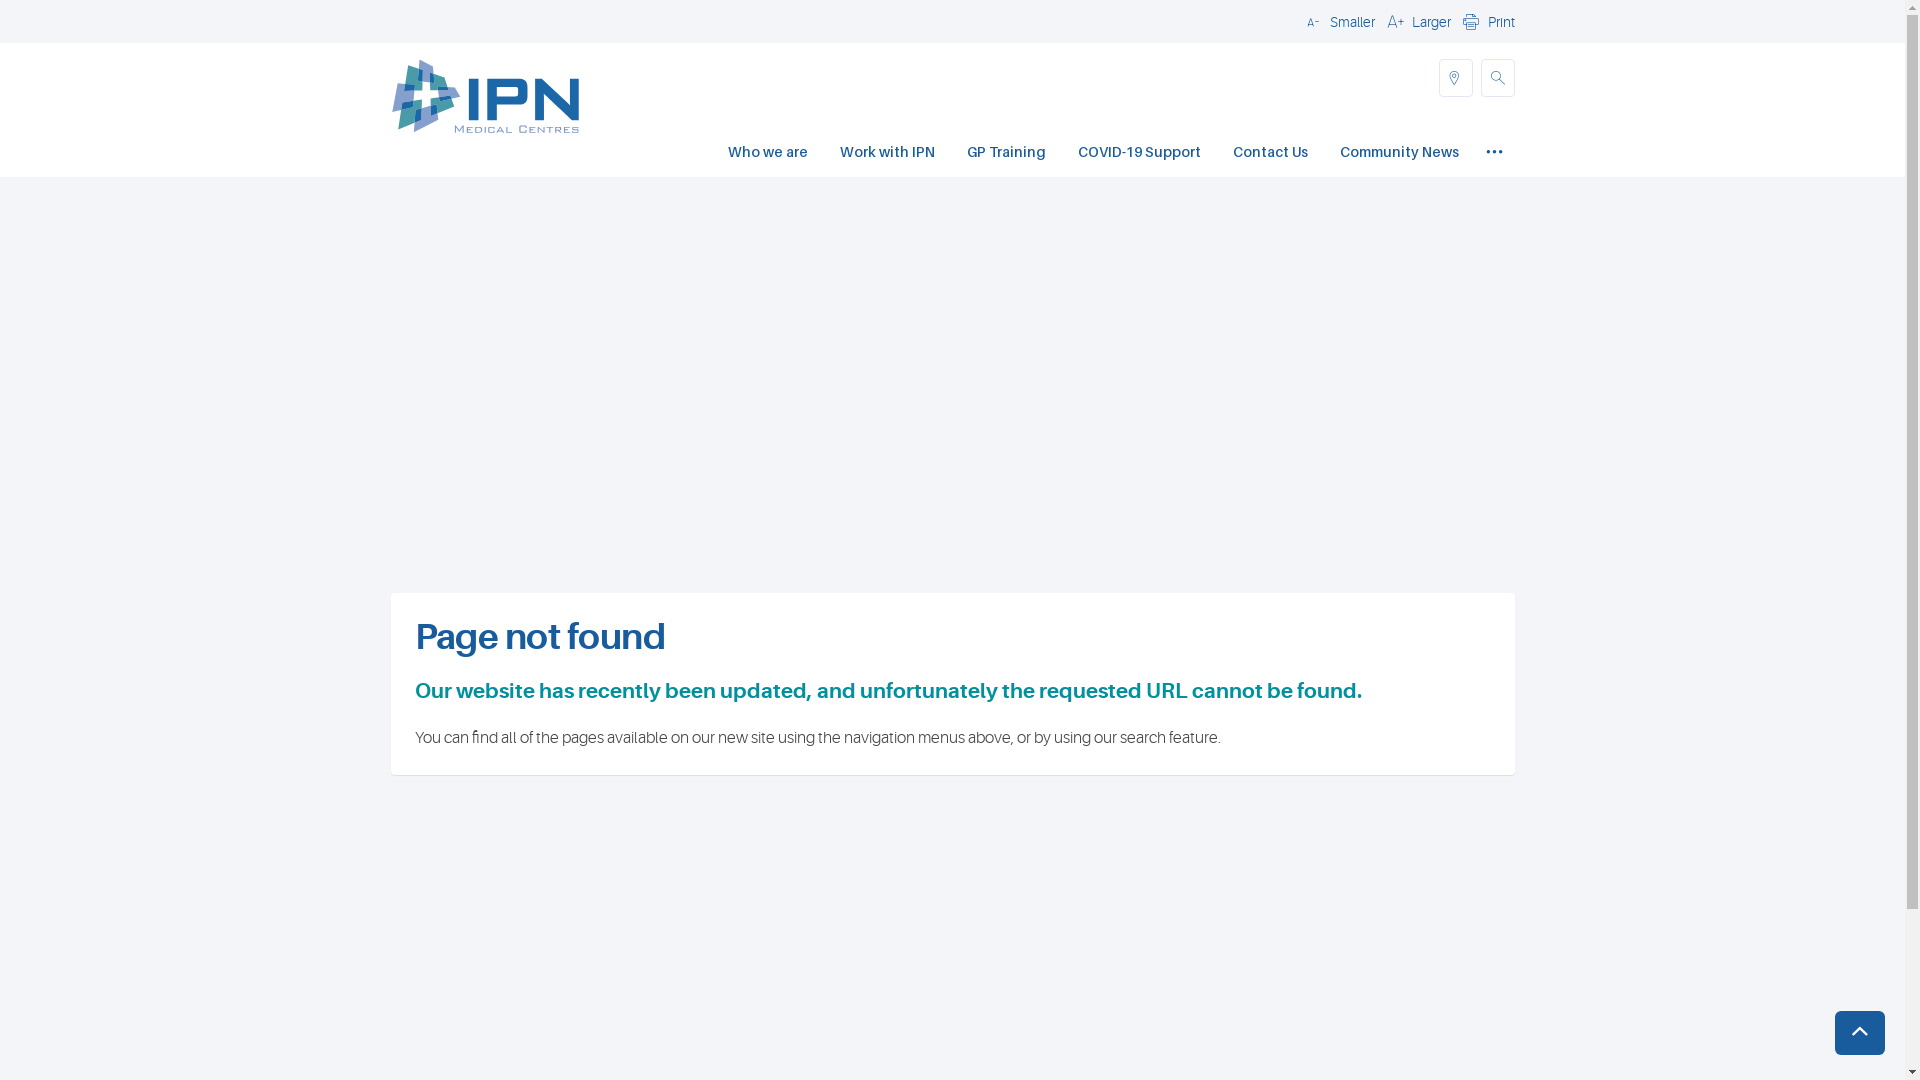  Describe the element at coordinates (886, 153) in the screenshot. I see `'Work with IPN'` at that location.